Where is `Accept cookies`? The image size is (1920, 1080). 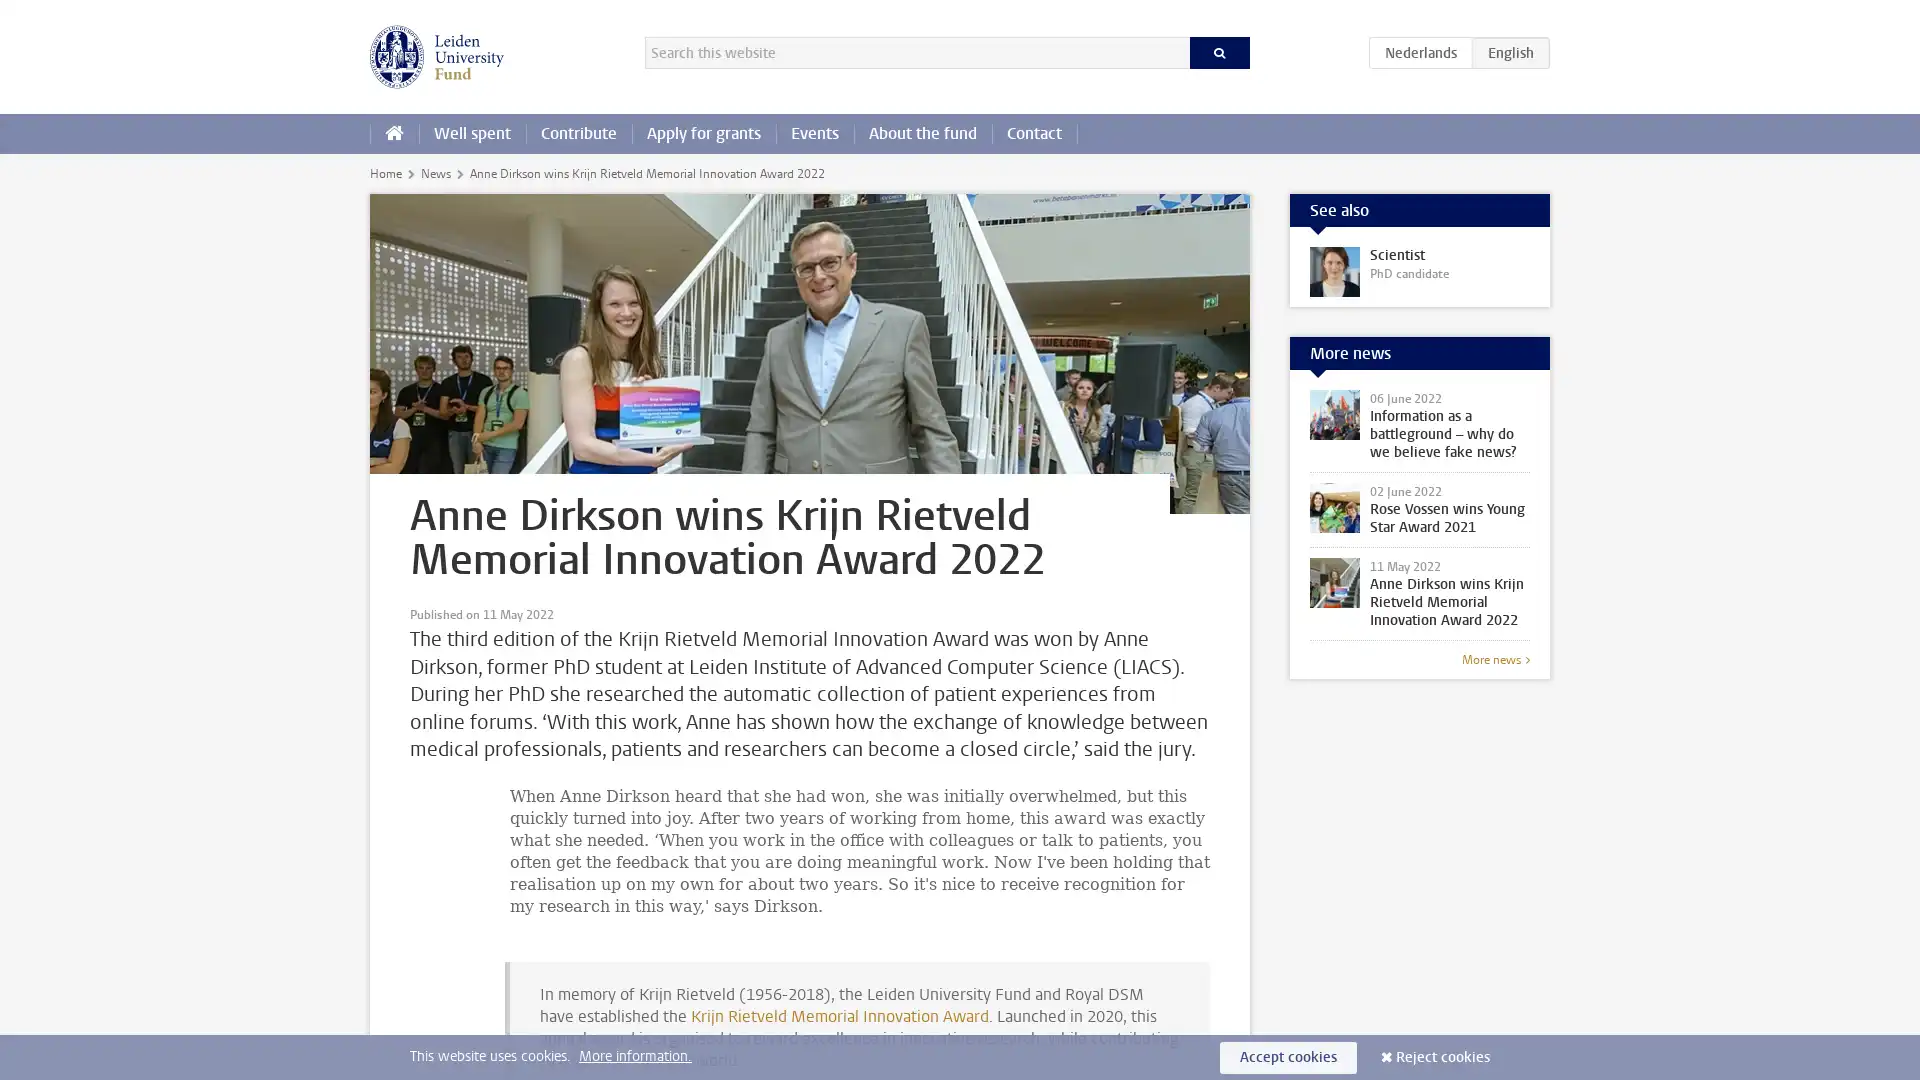
Accept cookies is located at coordinates (1288, 1056).